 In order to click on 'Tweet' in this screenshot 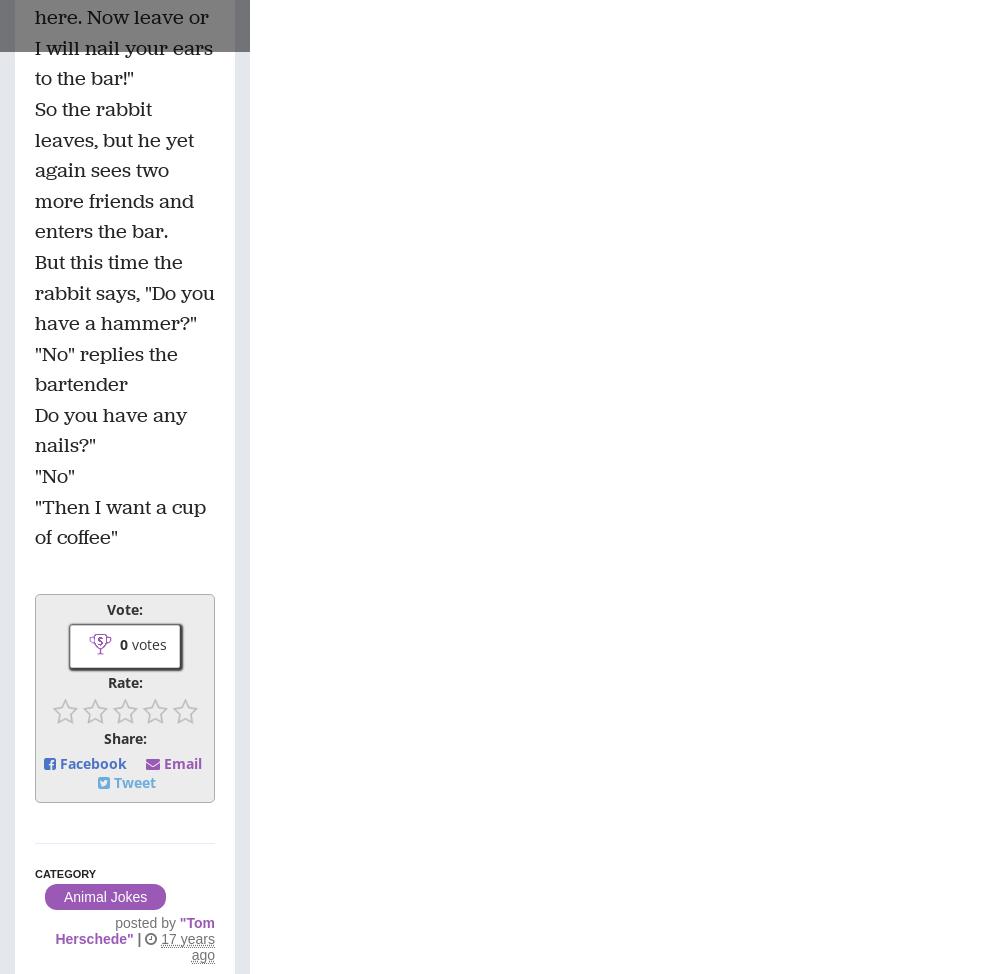, I will do `click(131, 780)`.